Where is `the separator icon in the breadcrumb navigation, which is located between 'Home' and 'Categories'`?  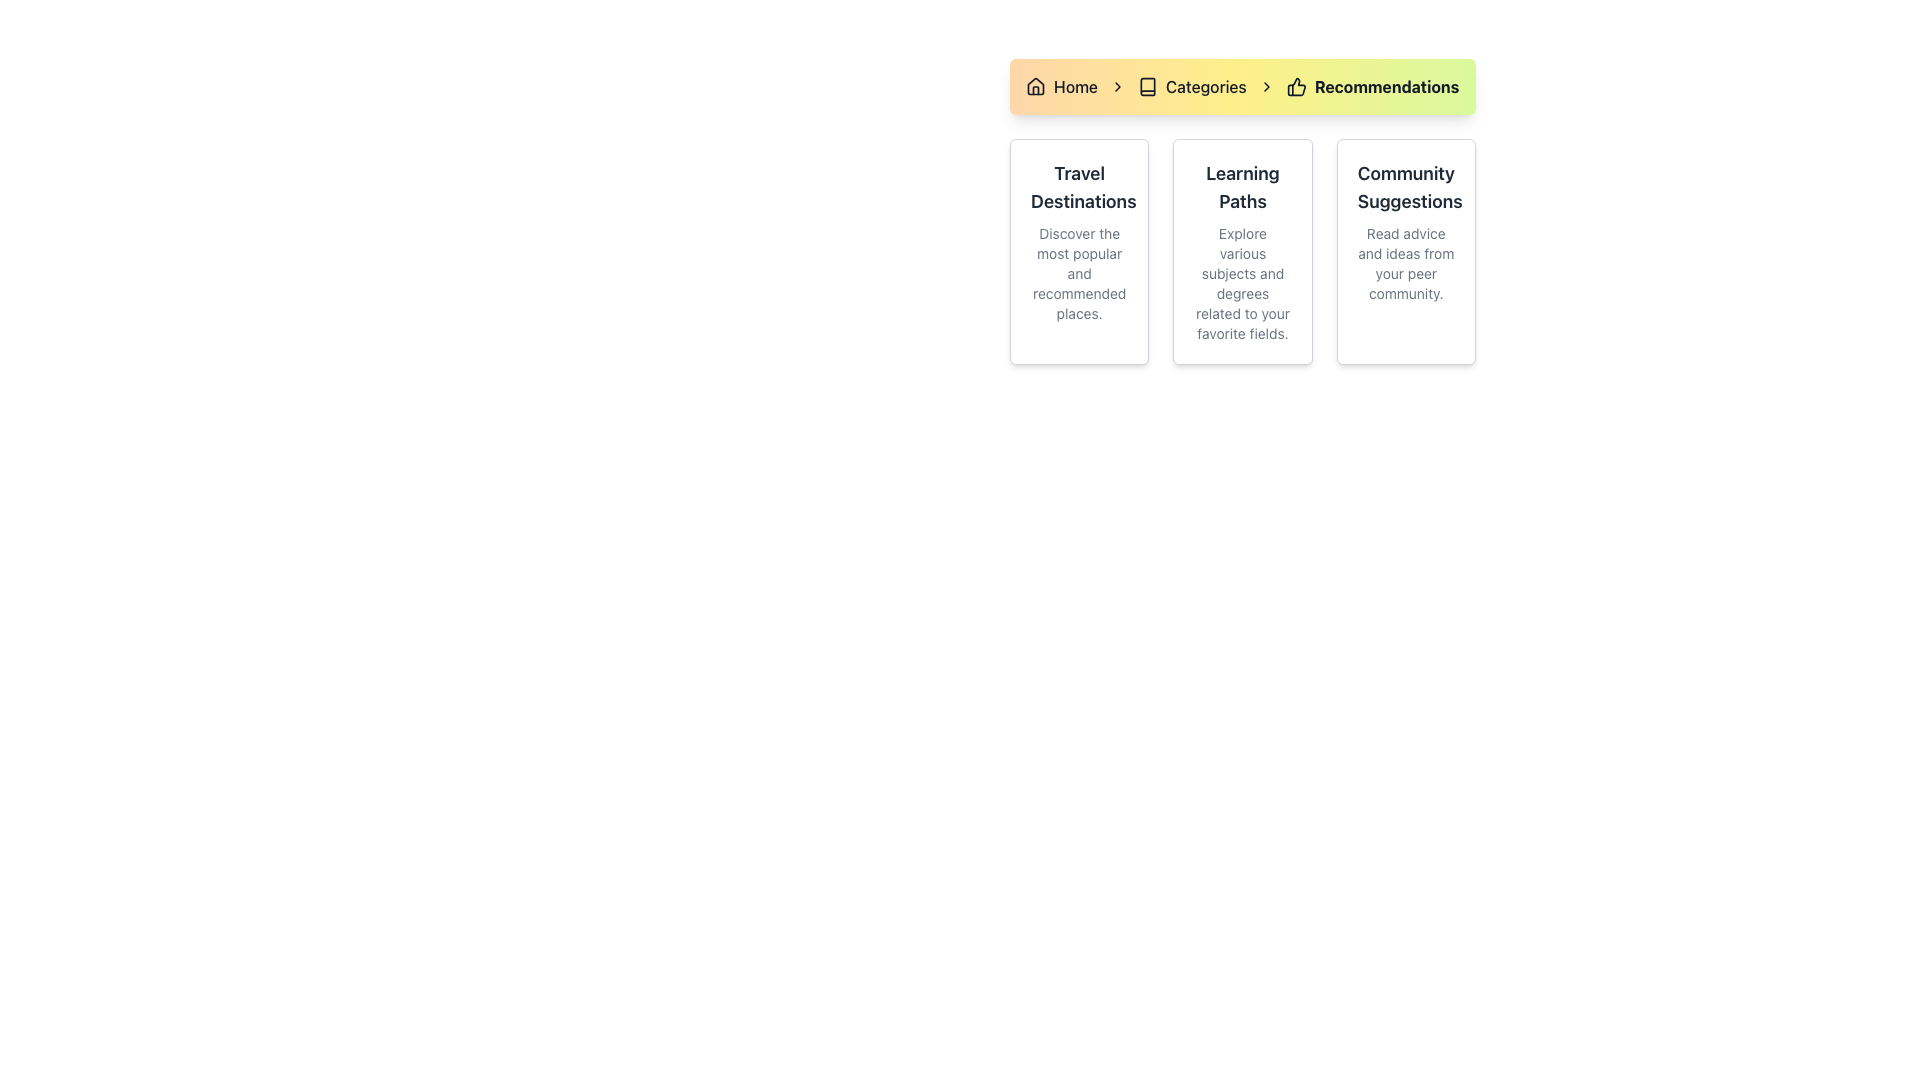 the separator icon in the breadcrumb navigation, which is located between 'Home' and 'Categories' is located at coordinates (1117, 86).